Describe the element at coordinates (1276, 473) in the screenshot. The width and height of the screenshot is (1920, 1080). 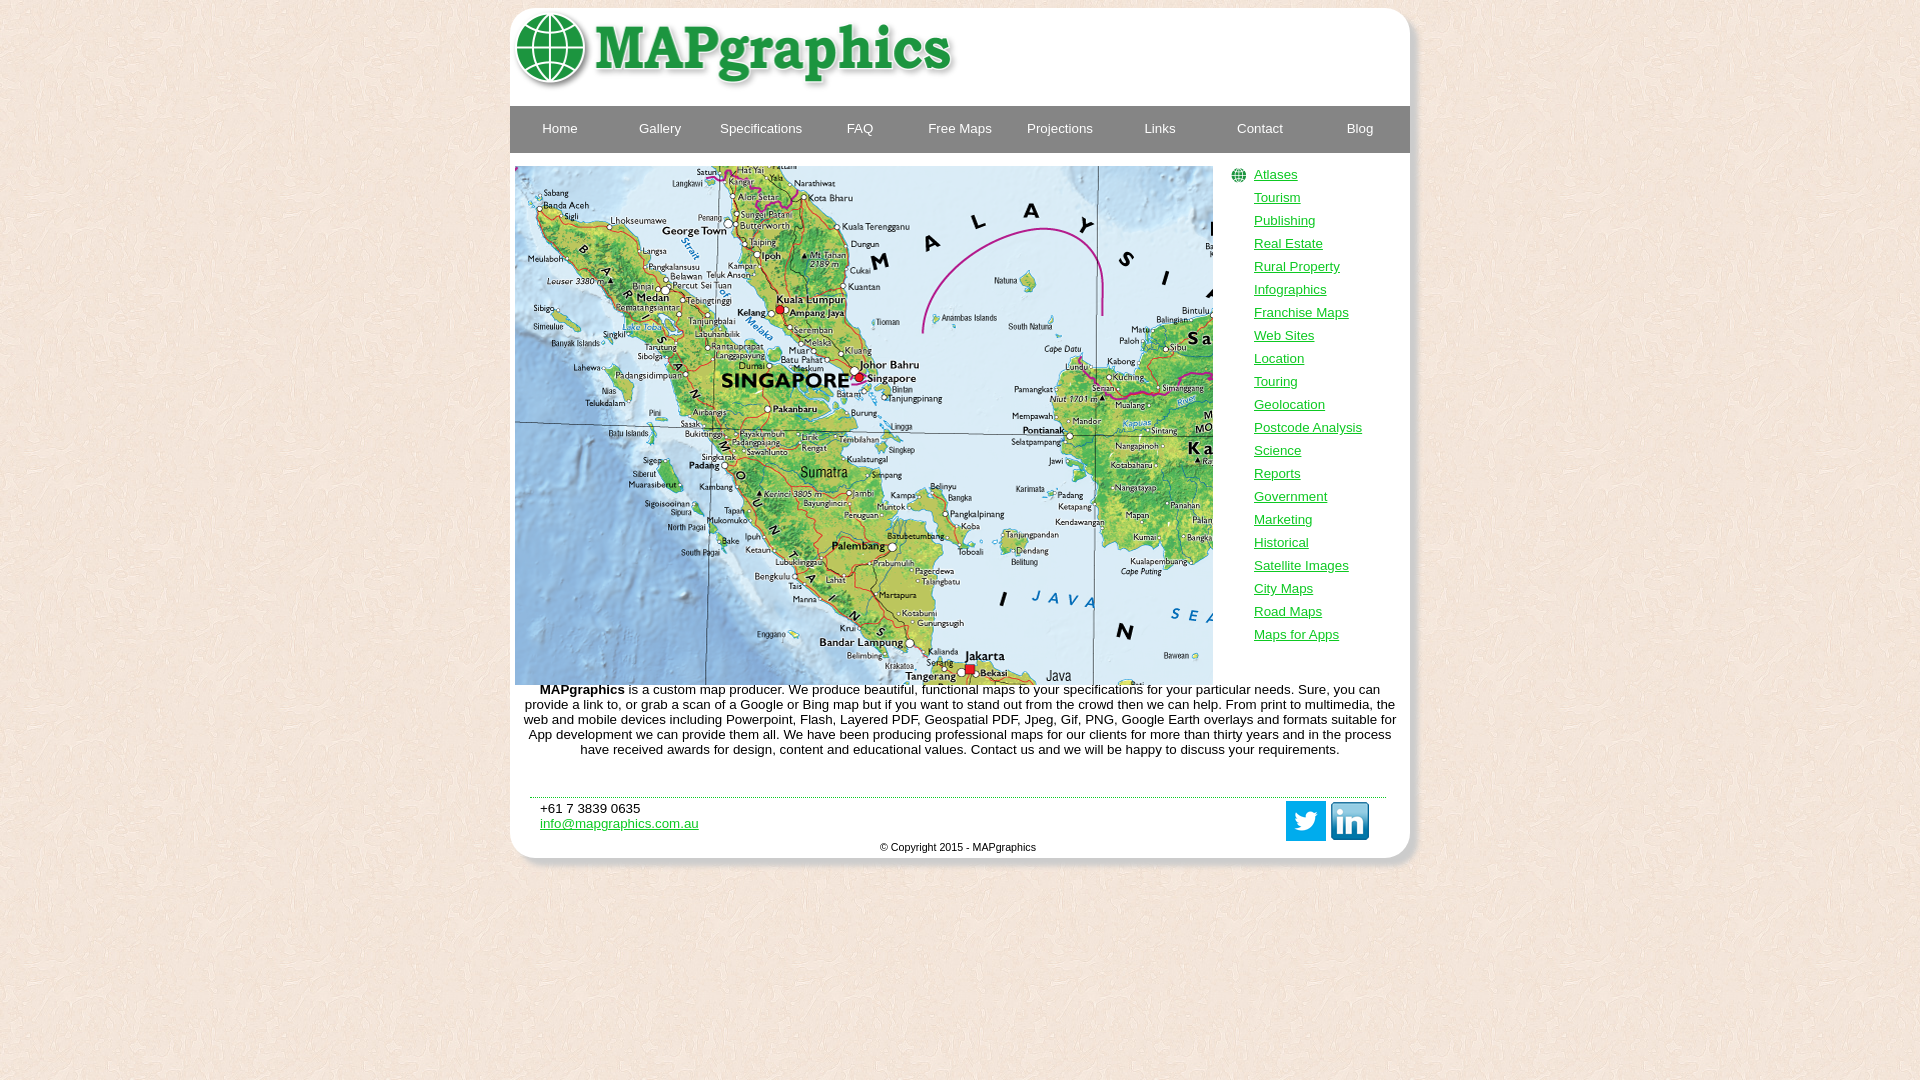
I see `'Reports'` at that location.